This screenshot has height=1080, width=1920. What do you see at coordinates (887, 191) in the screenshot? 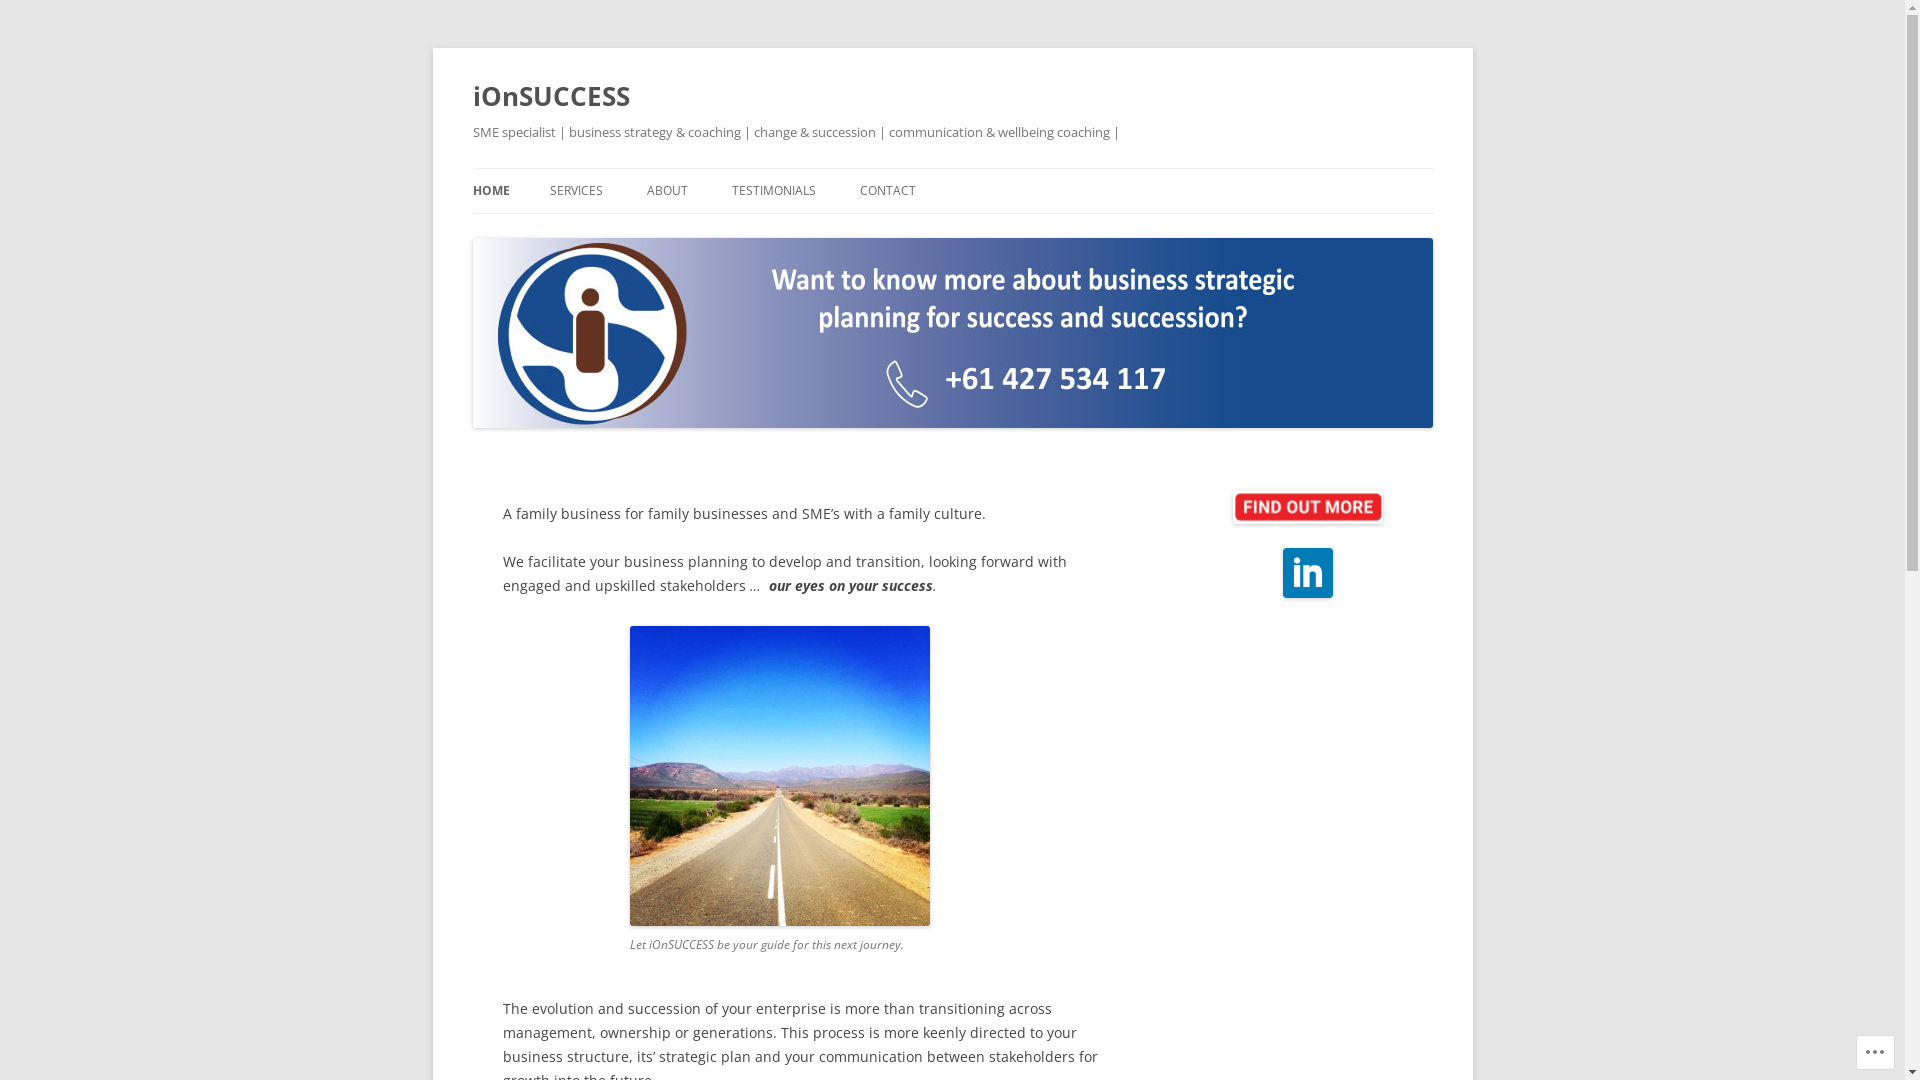
I see `'CONTACT'` at bounding box center [887, 191].